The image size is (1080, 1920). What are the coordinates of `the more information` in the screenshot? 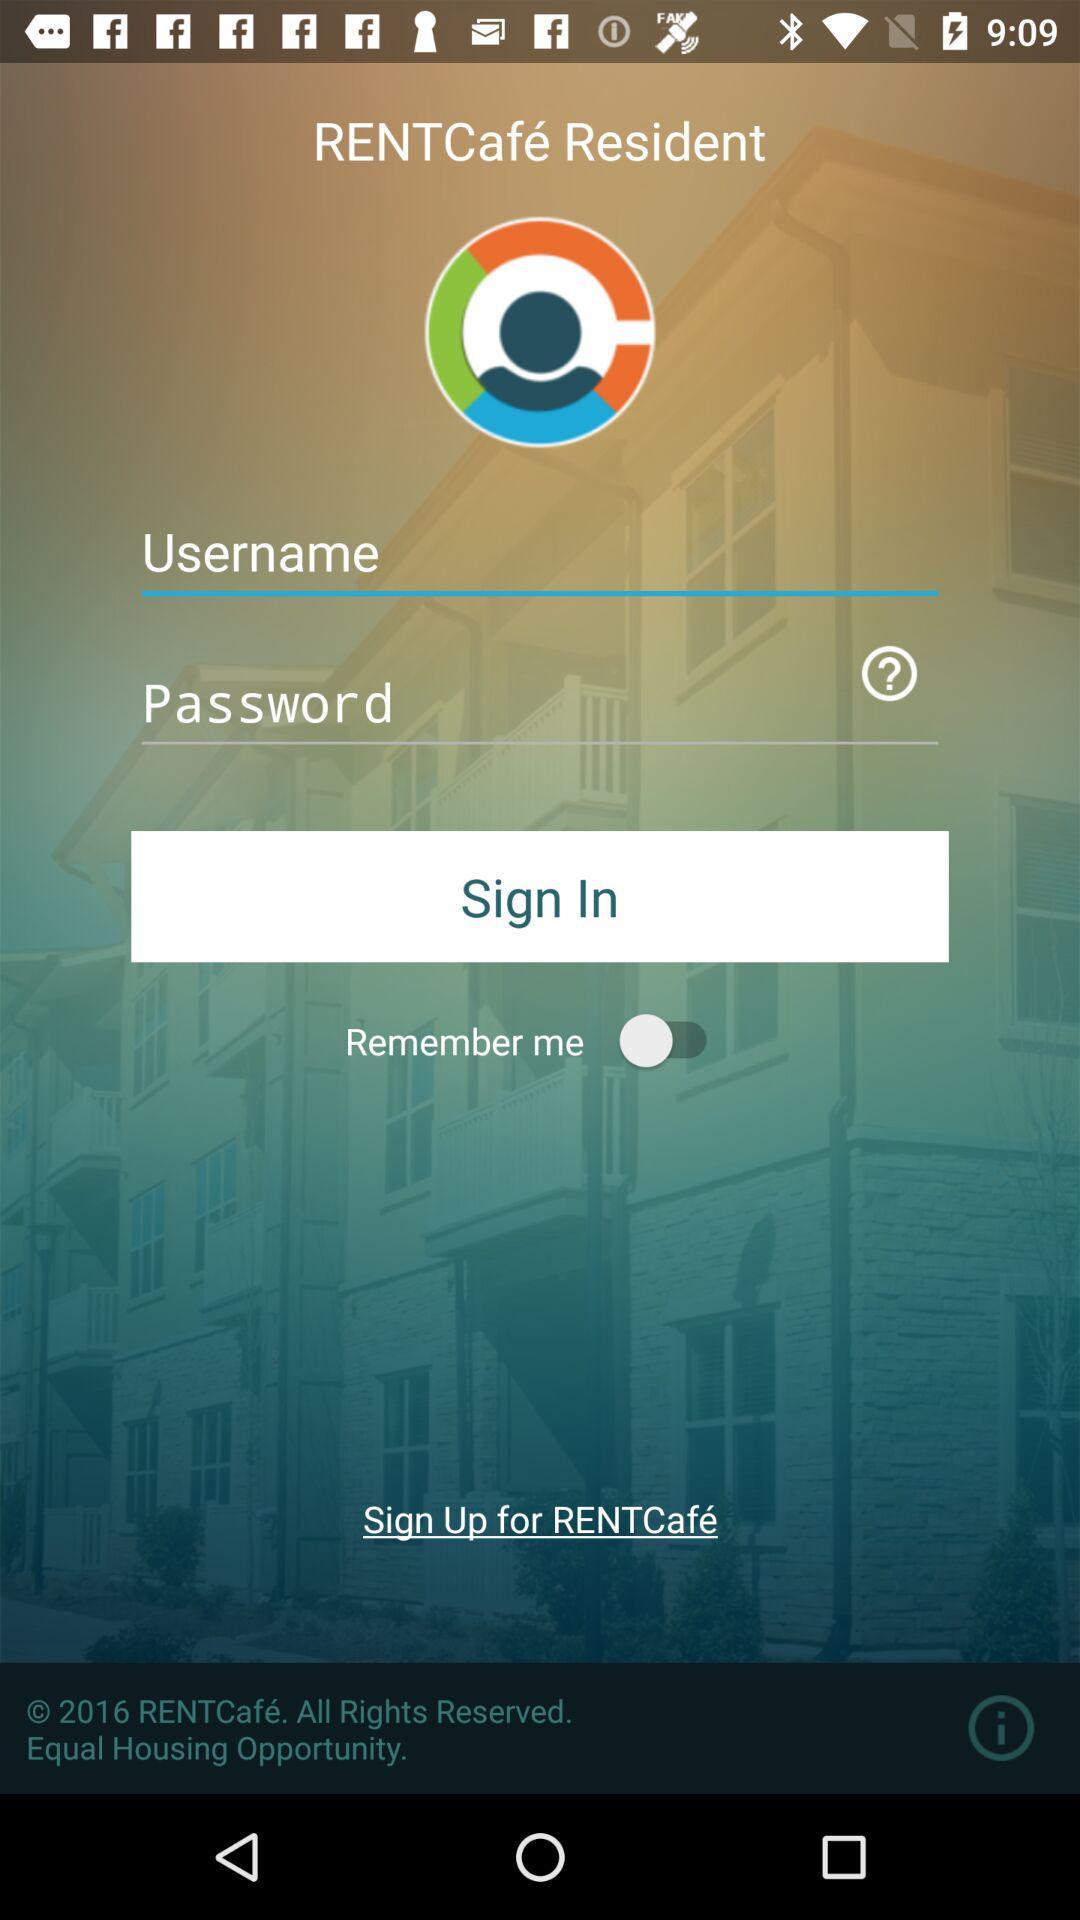 It's located at (1001, 1727).